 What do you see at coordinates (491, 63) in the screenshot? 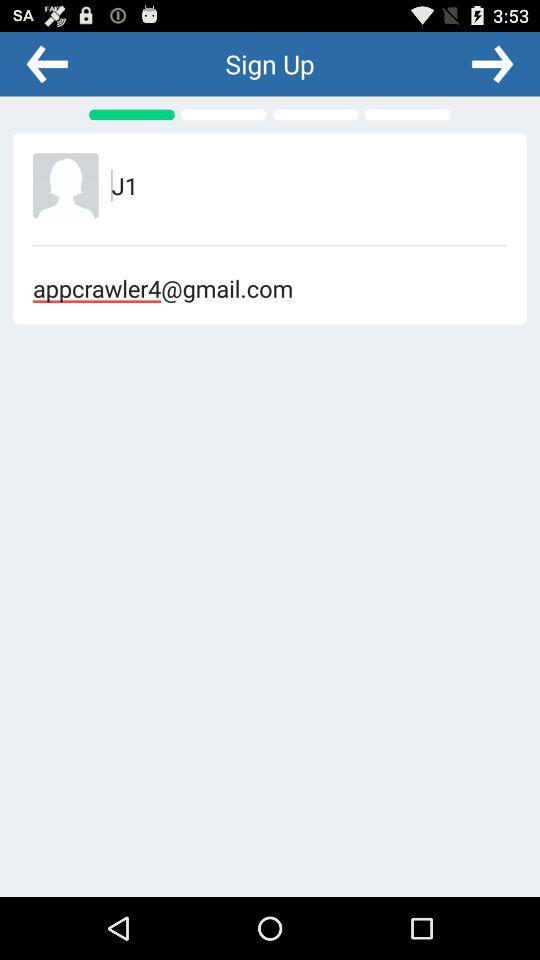
I see `next` at bounding box center [491, 63].